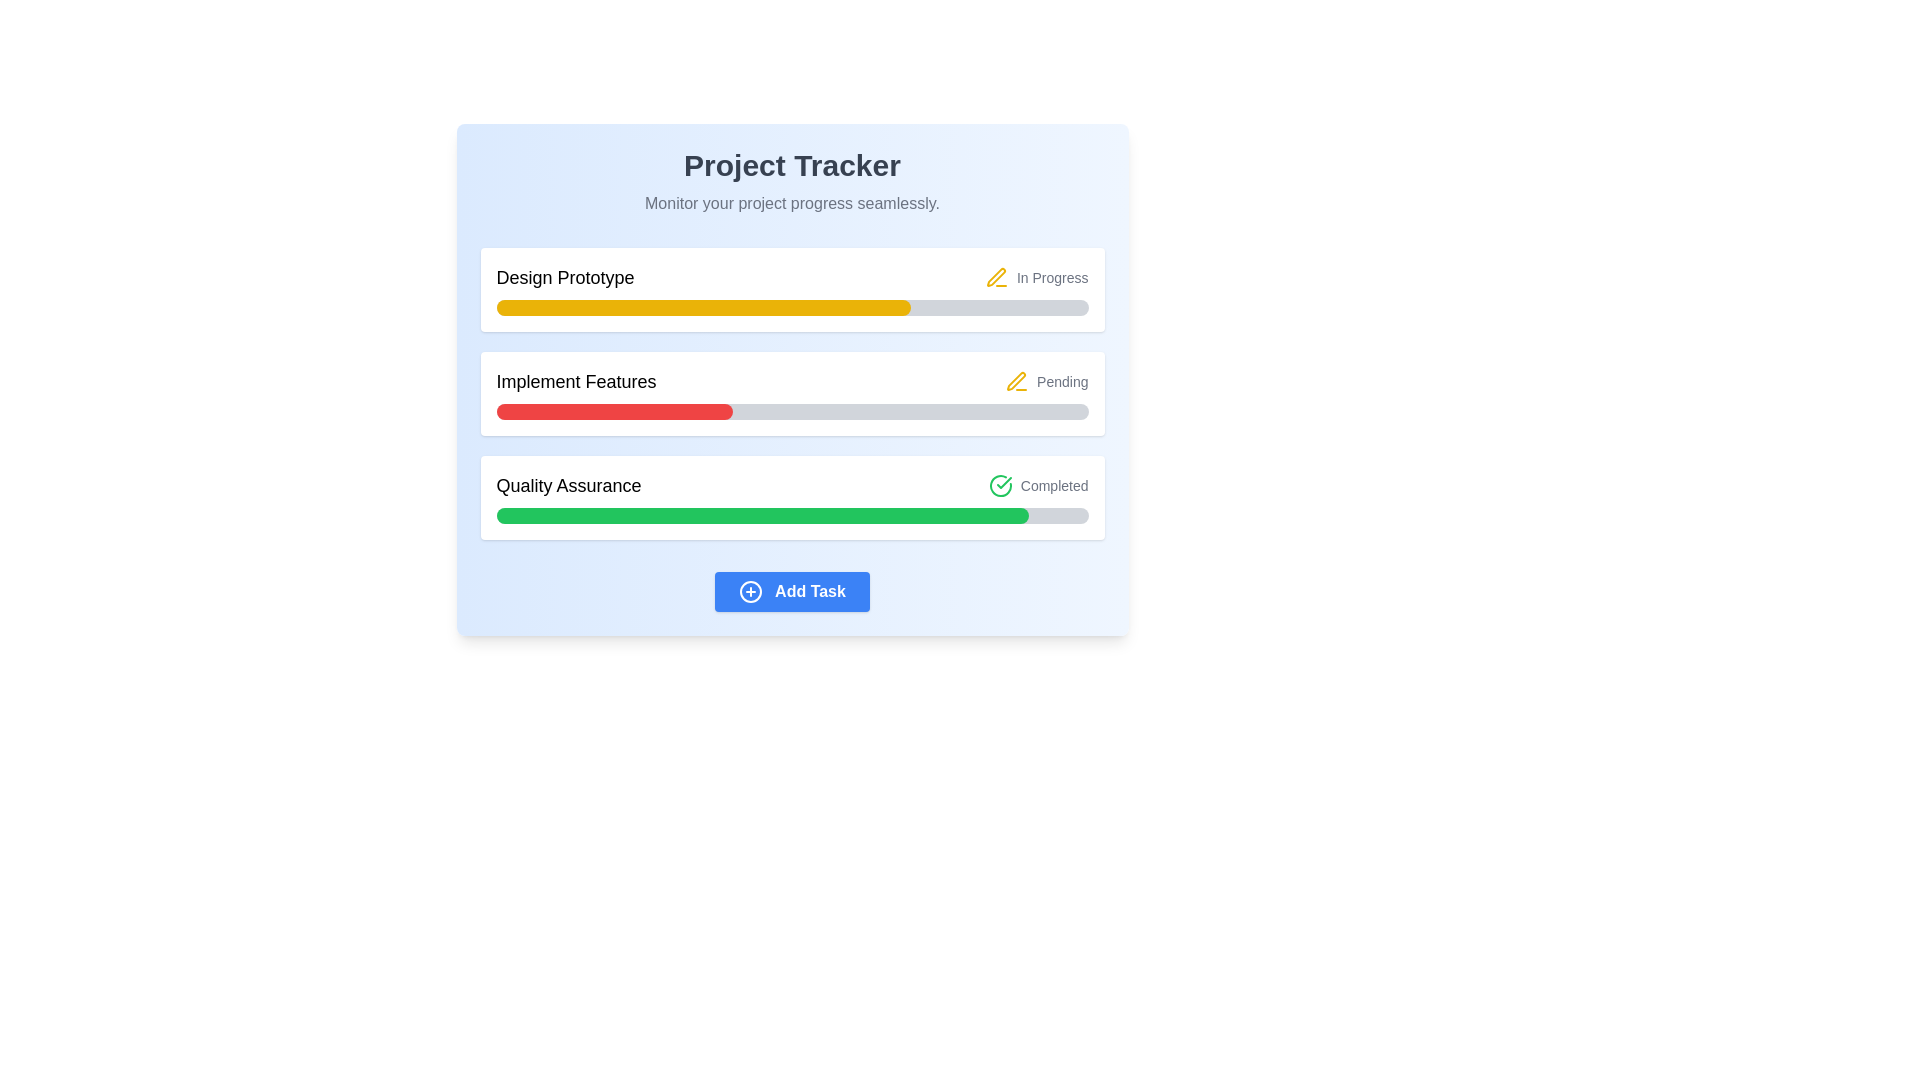 Image resolution: width=1920 pixels, height=1080 pixels. Describe the element at coordinates (1036, 277) in the screenshot. I see `the Status indicator with a yellow pen icon and 'In Progress' text, located on the right side of the 'Design Prototype' task row` at that location.